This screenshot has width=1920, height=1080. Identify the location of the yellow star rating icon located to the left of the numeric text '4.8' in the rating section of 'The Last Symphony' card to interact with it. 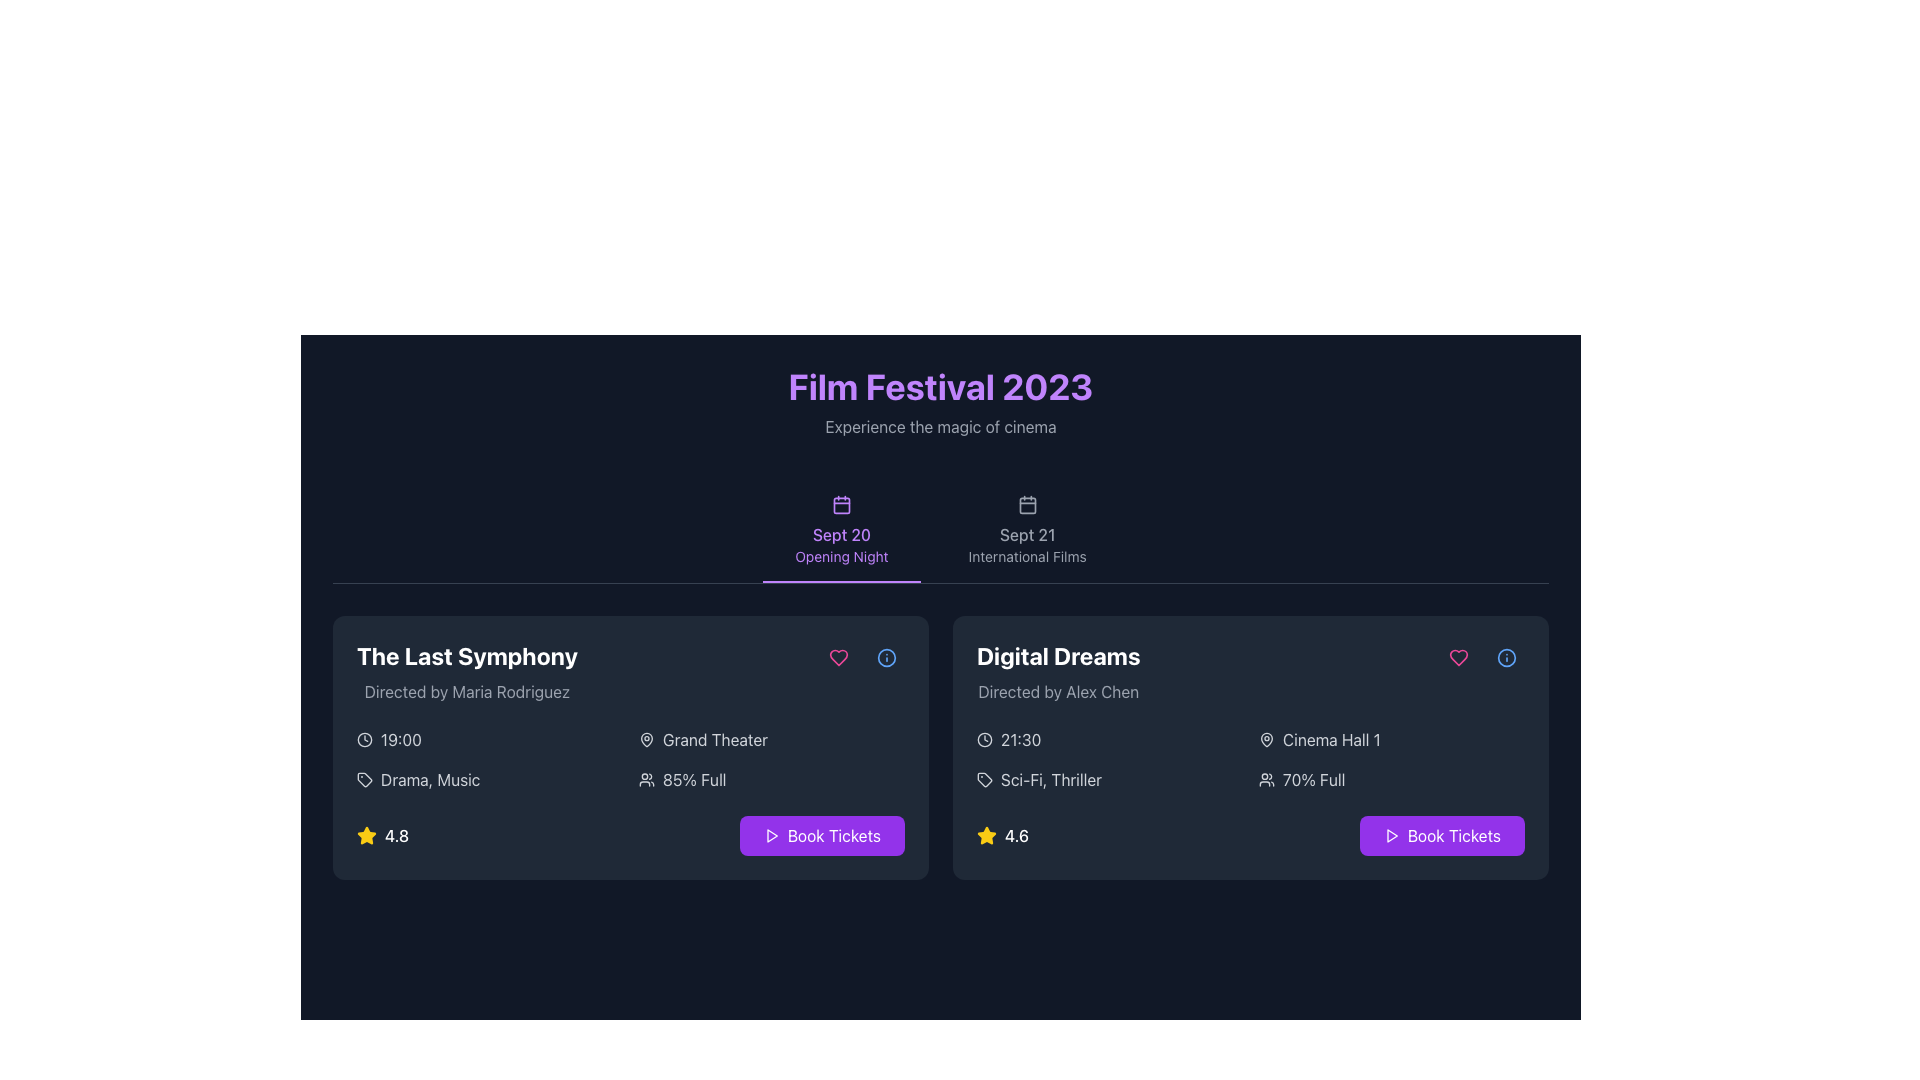
(366, 836).